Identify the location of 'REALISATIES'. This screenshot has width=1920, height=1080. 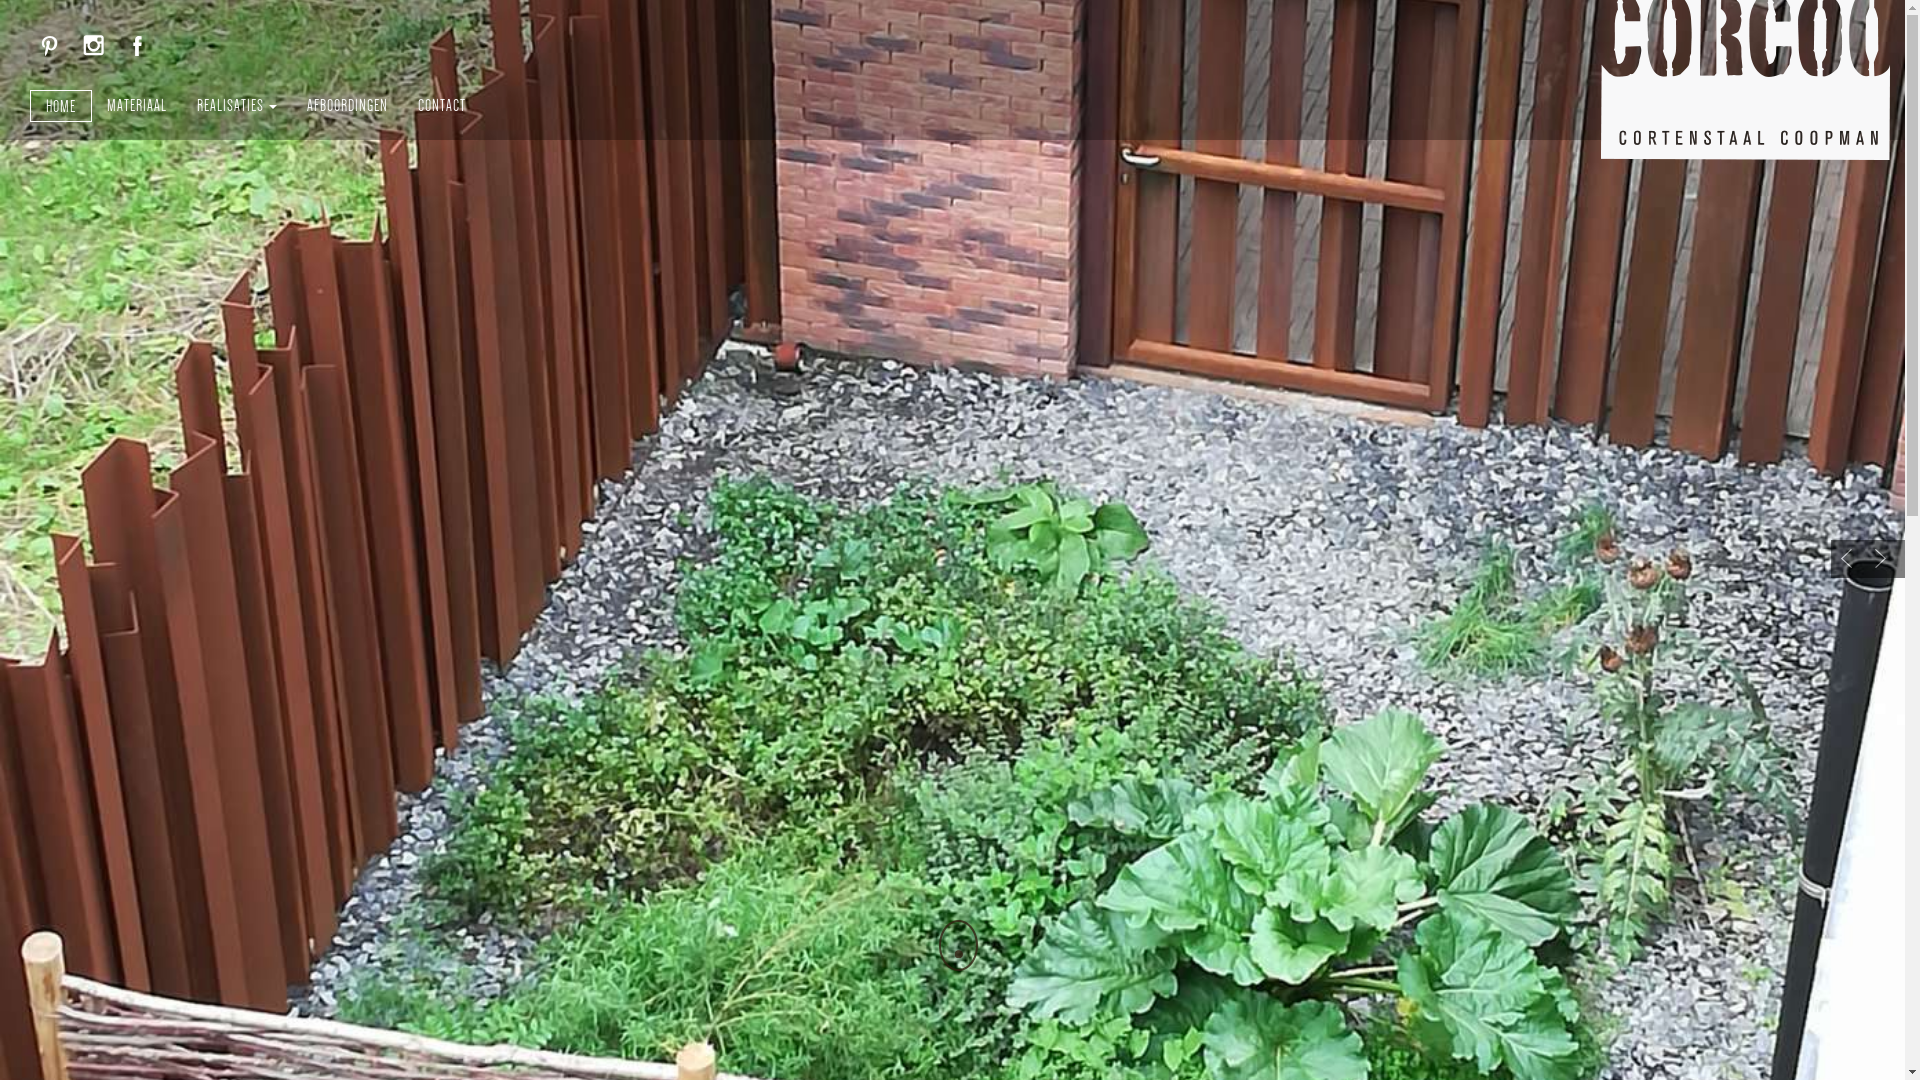
(236, 104).